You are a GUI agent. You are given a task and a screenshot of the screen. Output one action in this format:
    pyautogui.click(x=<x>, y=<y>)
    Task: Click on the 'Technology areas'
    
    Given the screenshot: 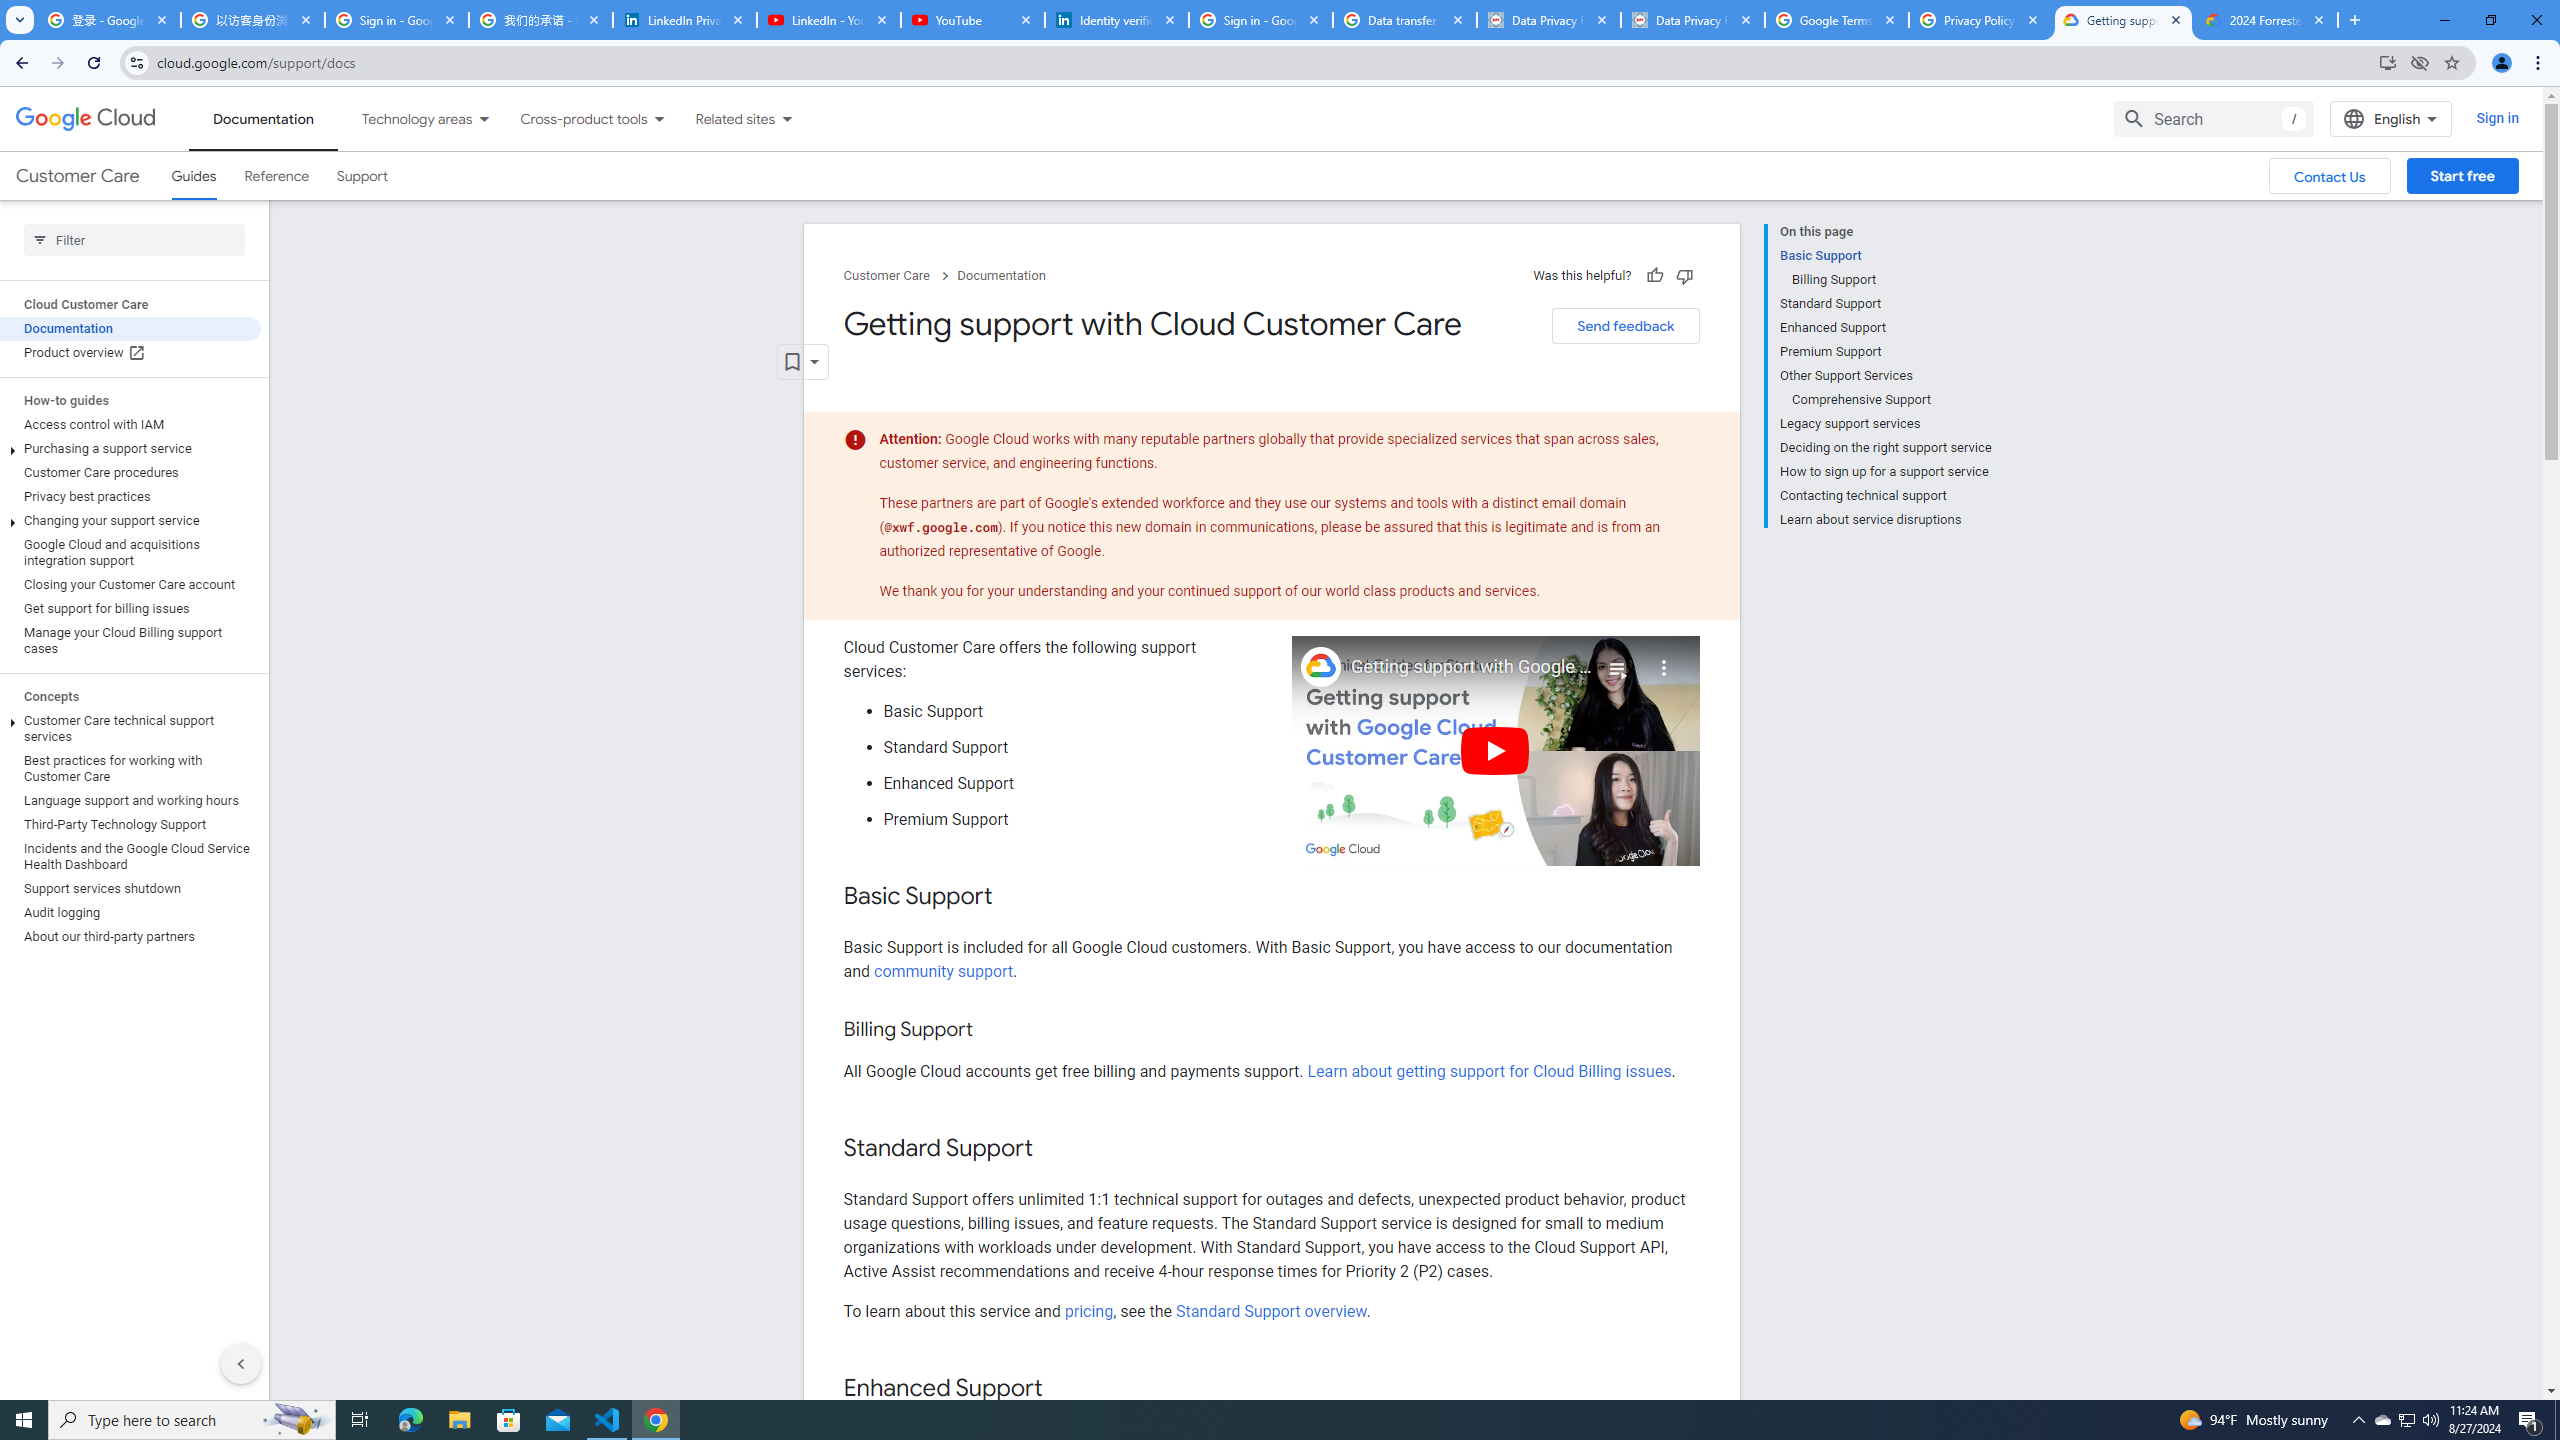 What is the action you would take?
    pyautogui.click(x=404, y=118)
    